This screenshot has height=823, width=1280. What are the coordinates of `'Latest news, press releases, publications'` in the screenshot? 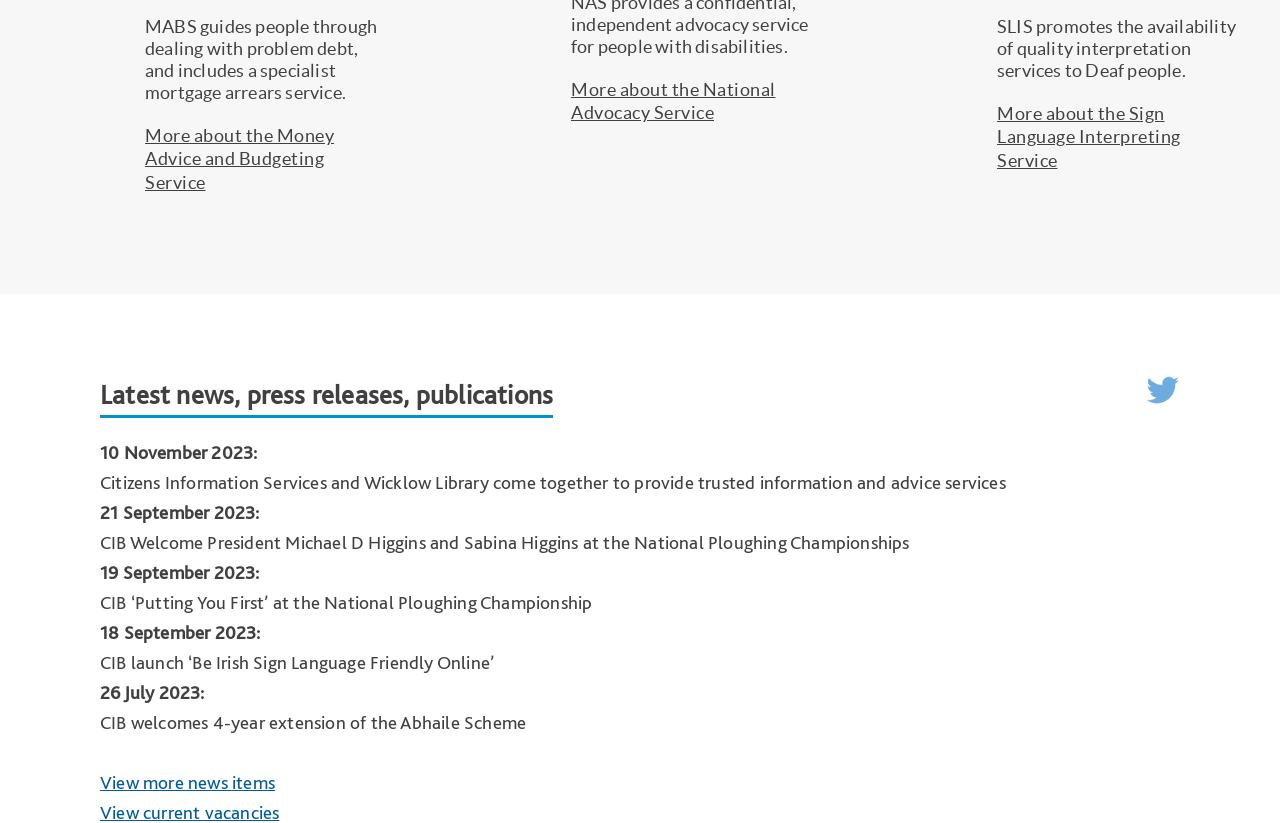 It's located at (326, 391).